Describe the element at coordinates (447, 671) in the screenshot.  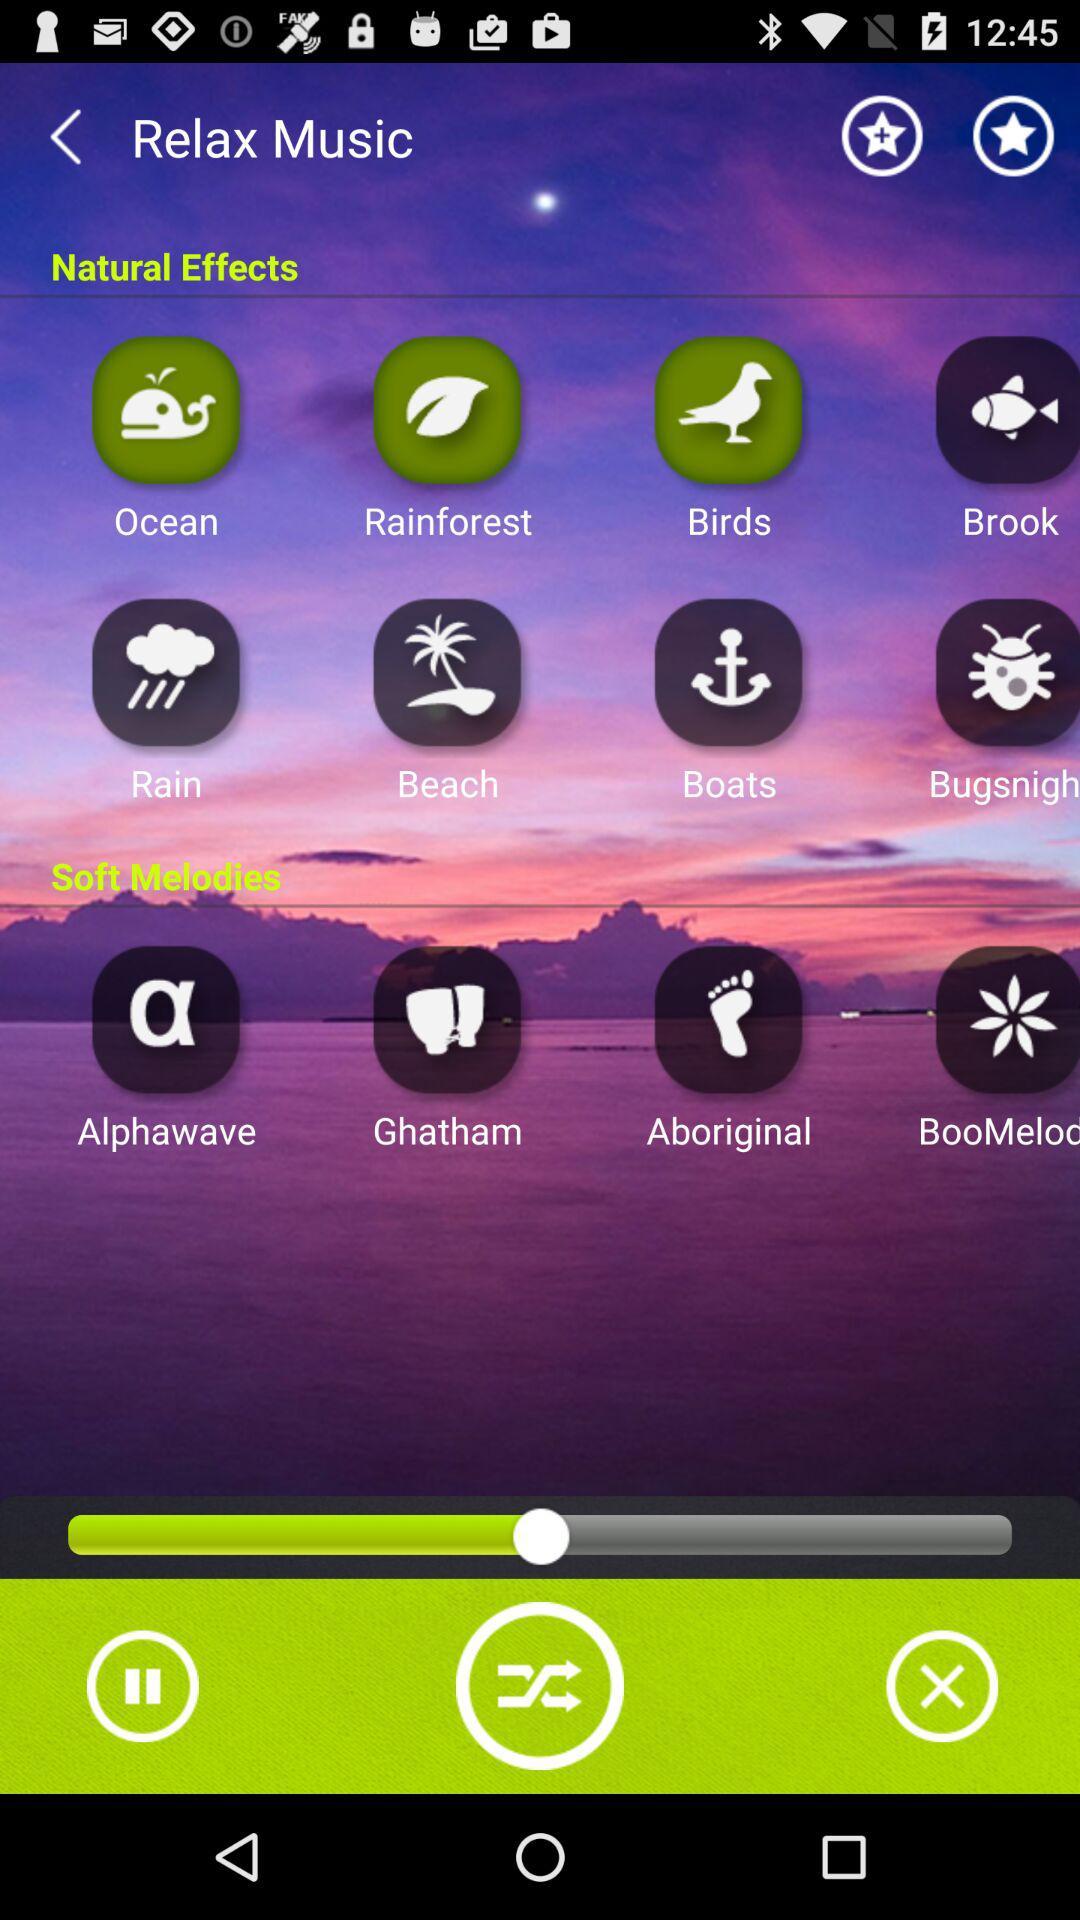
I see `the beach button` at that location.